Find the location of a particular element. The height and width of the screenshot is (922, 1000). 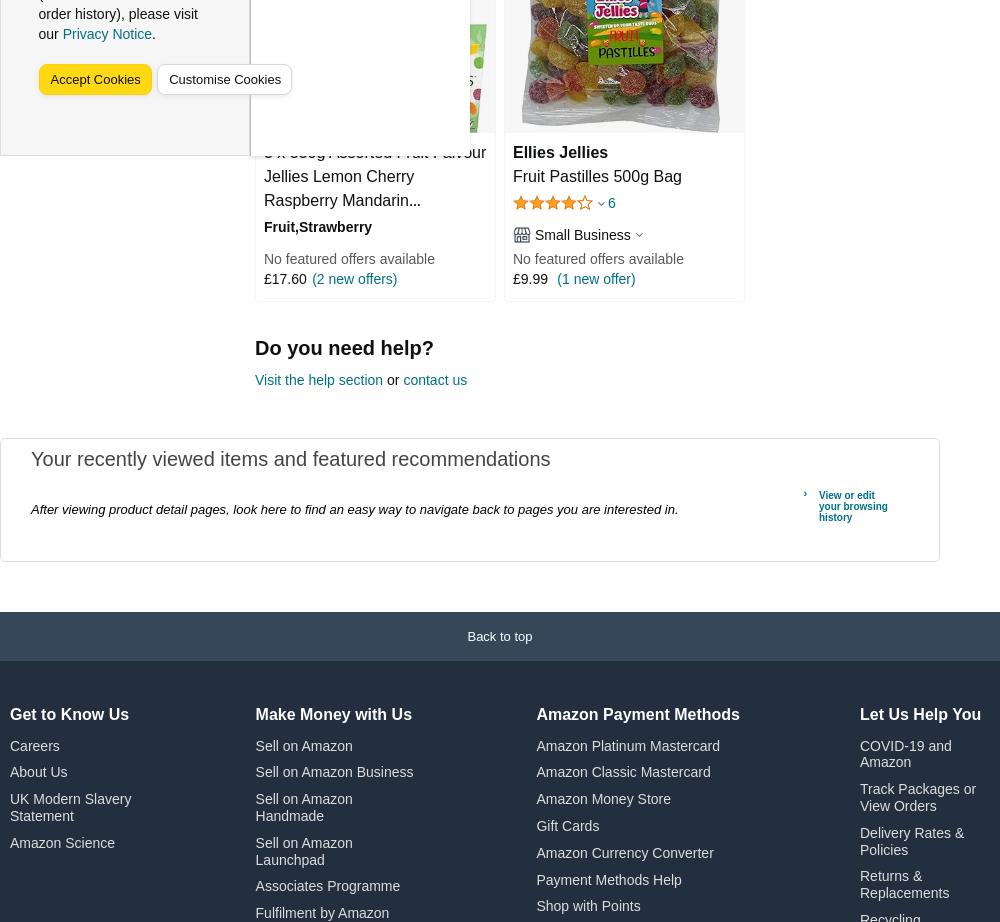

'Do you need help?' is located at coordinates (255, 346).